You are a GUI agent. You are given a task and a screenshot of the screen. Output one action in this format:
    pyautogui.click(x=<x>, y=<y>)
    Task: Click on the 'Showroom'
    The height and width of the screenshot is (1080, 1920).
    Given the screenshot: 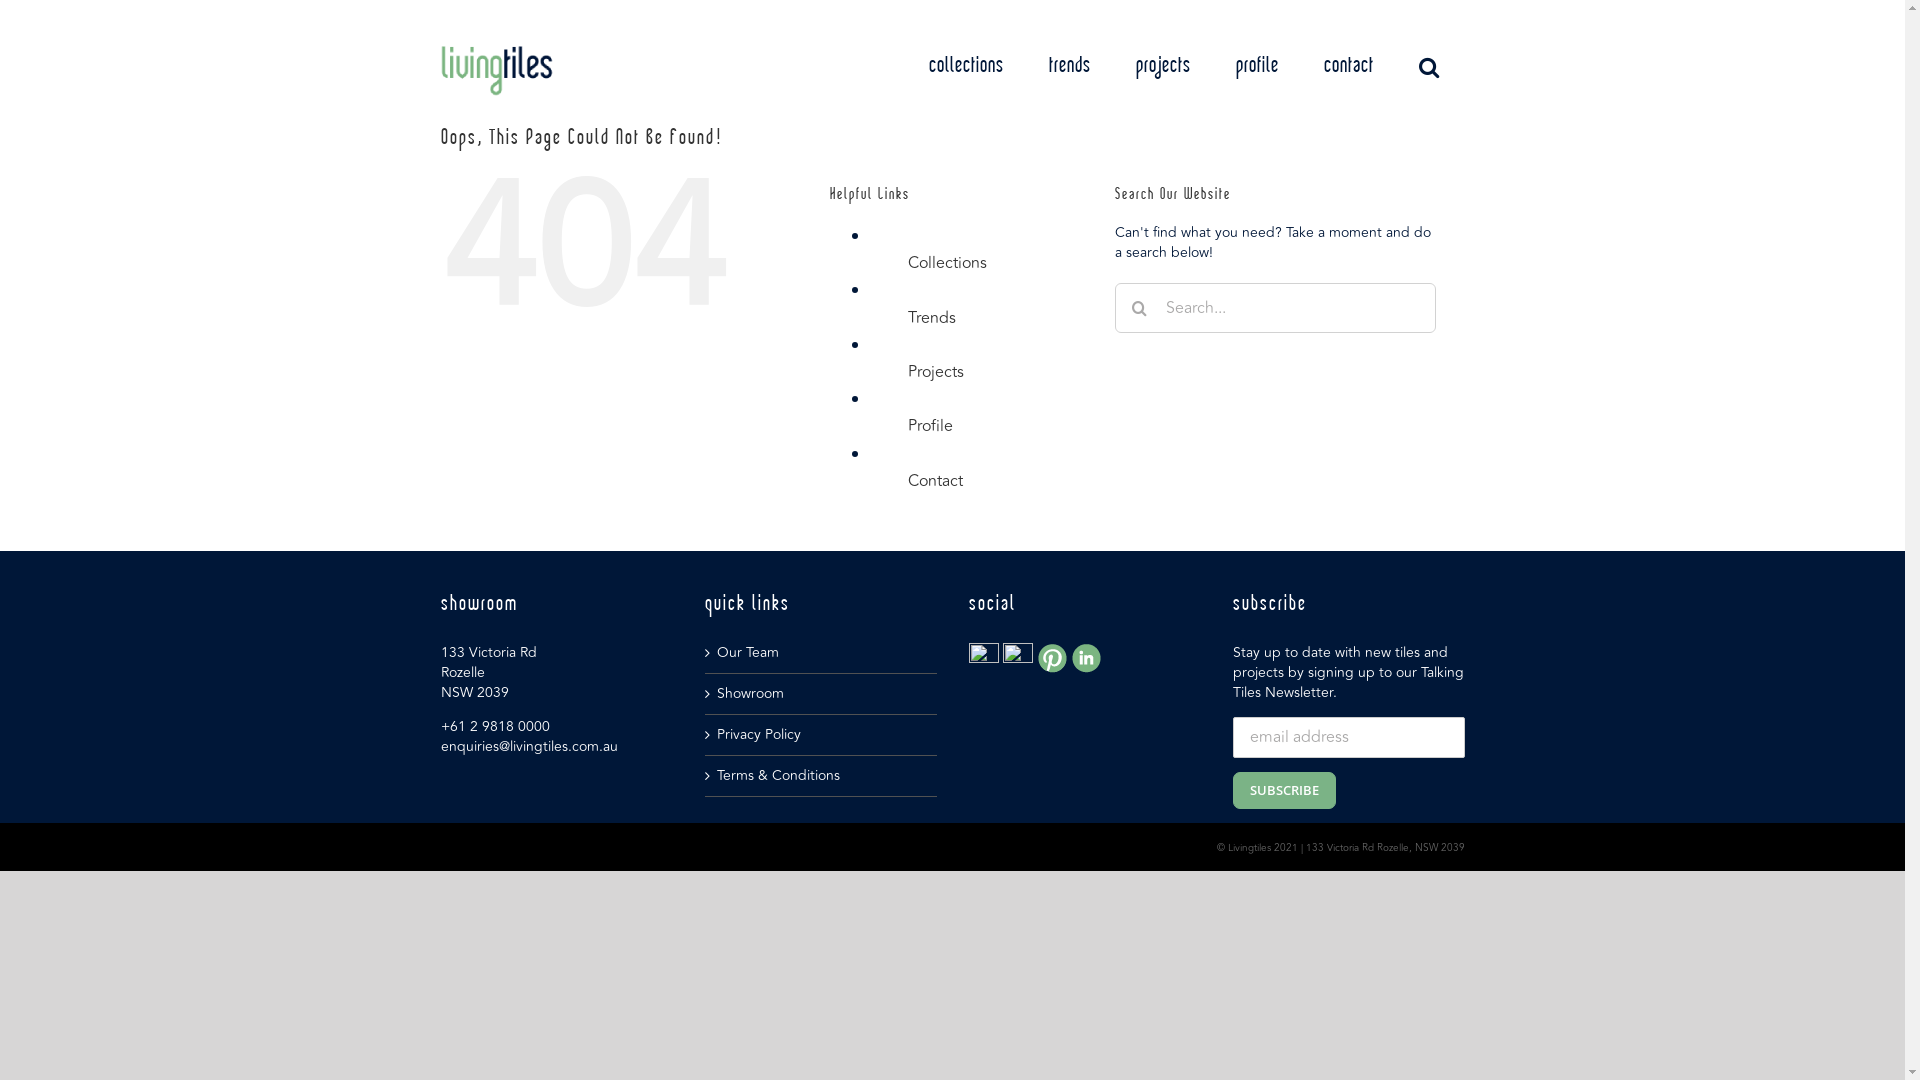 What is the action you would take?
    pyautogui.click(x=715, y=693)
    